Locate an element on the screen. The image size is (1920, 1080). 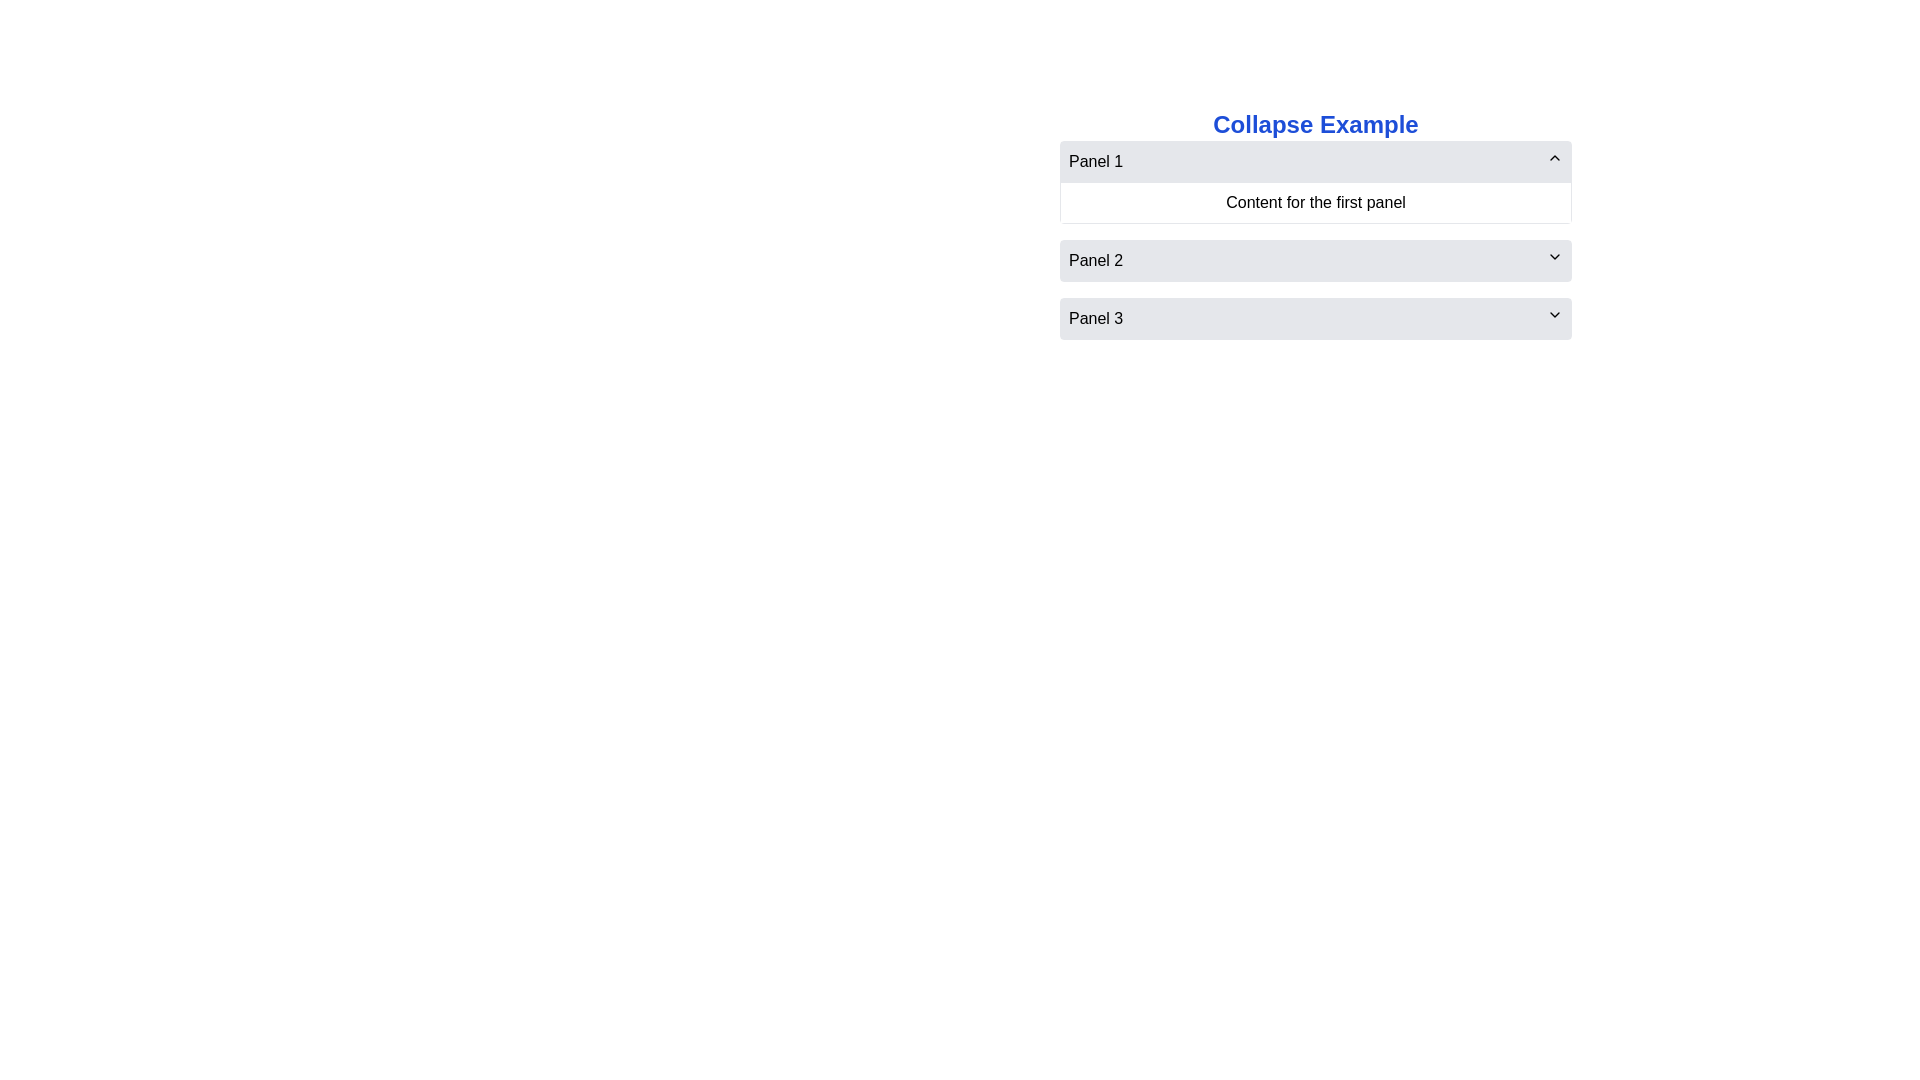
the chevron-down icon located at the far right of the 'Panel 2' section header is located at coordinates (1554, 256).